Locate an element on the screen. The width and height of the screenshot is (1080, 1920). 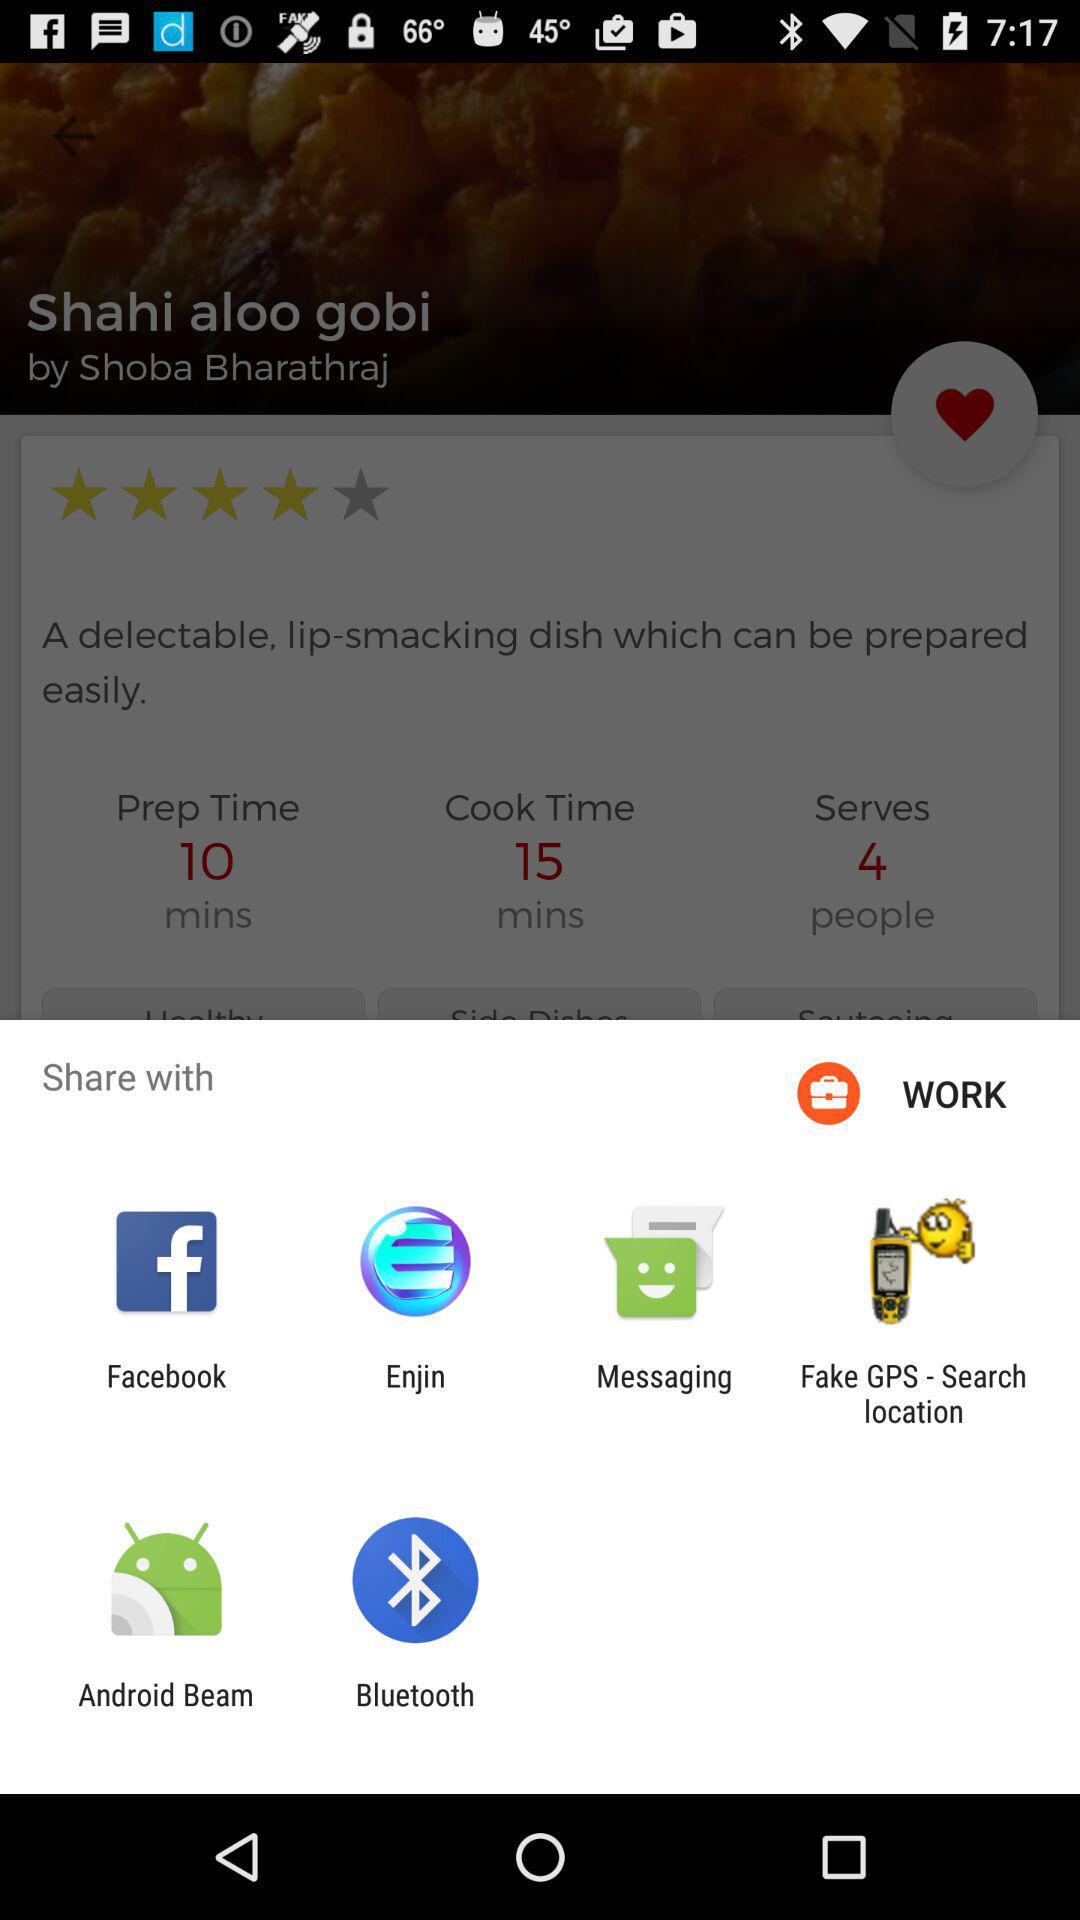
the item to the left of enjin icon is located at coordinates (165, 1392).